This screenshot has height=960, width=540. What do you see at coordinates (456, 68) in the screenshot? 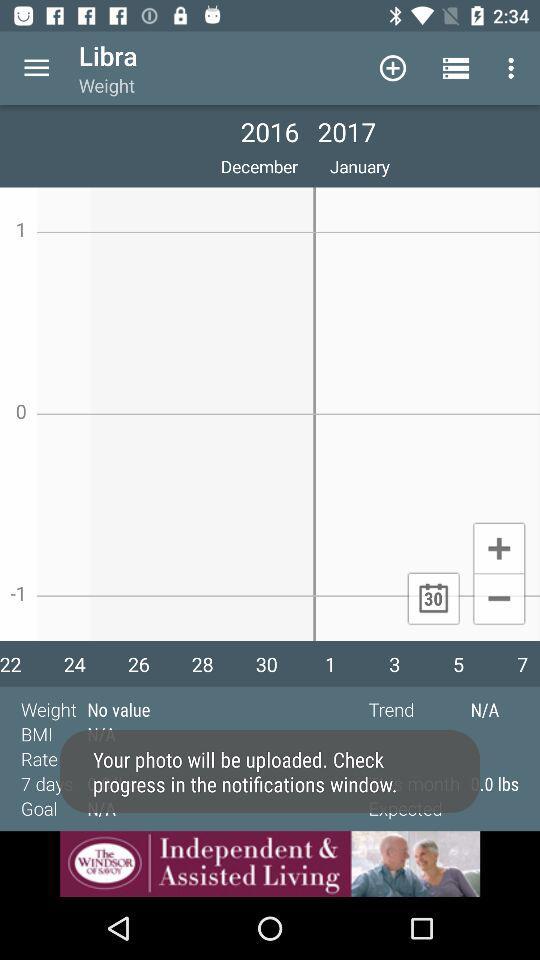
I see `the option to the next  right of add symbol` at bounding box center [456, 68].